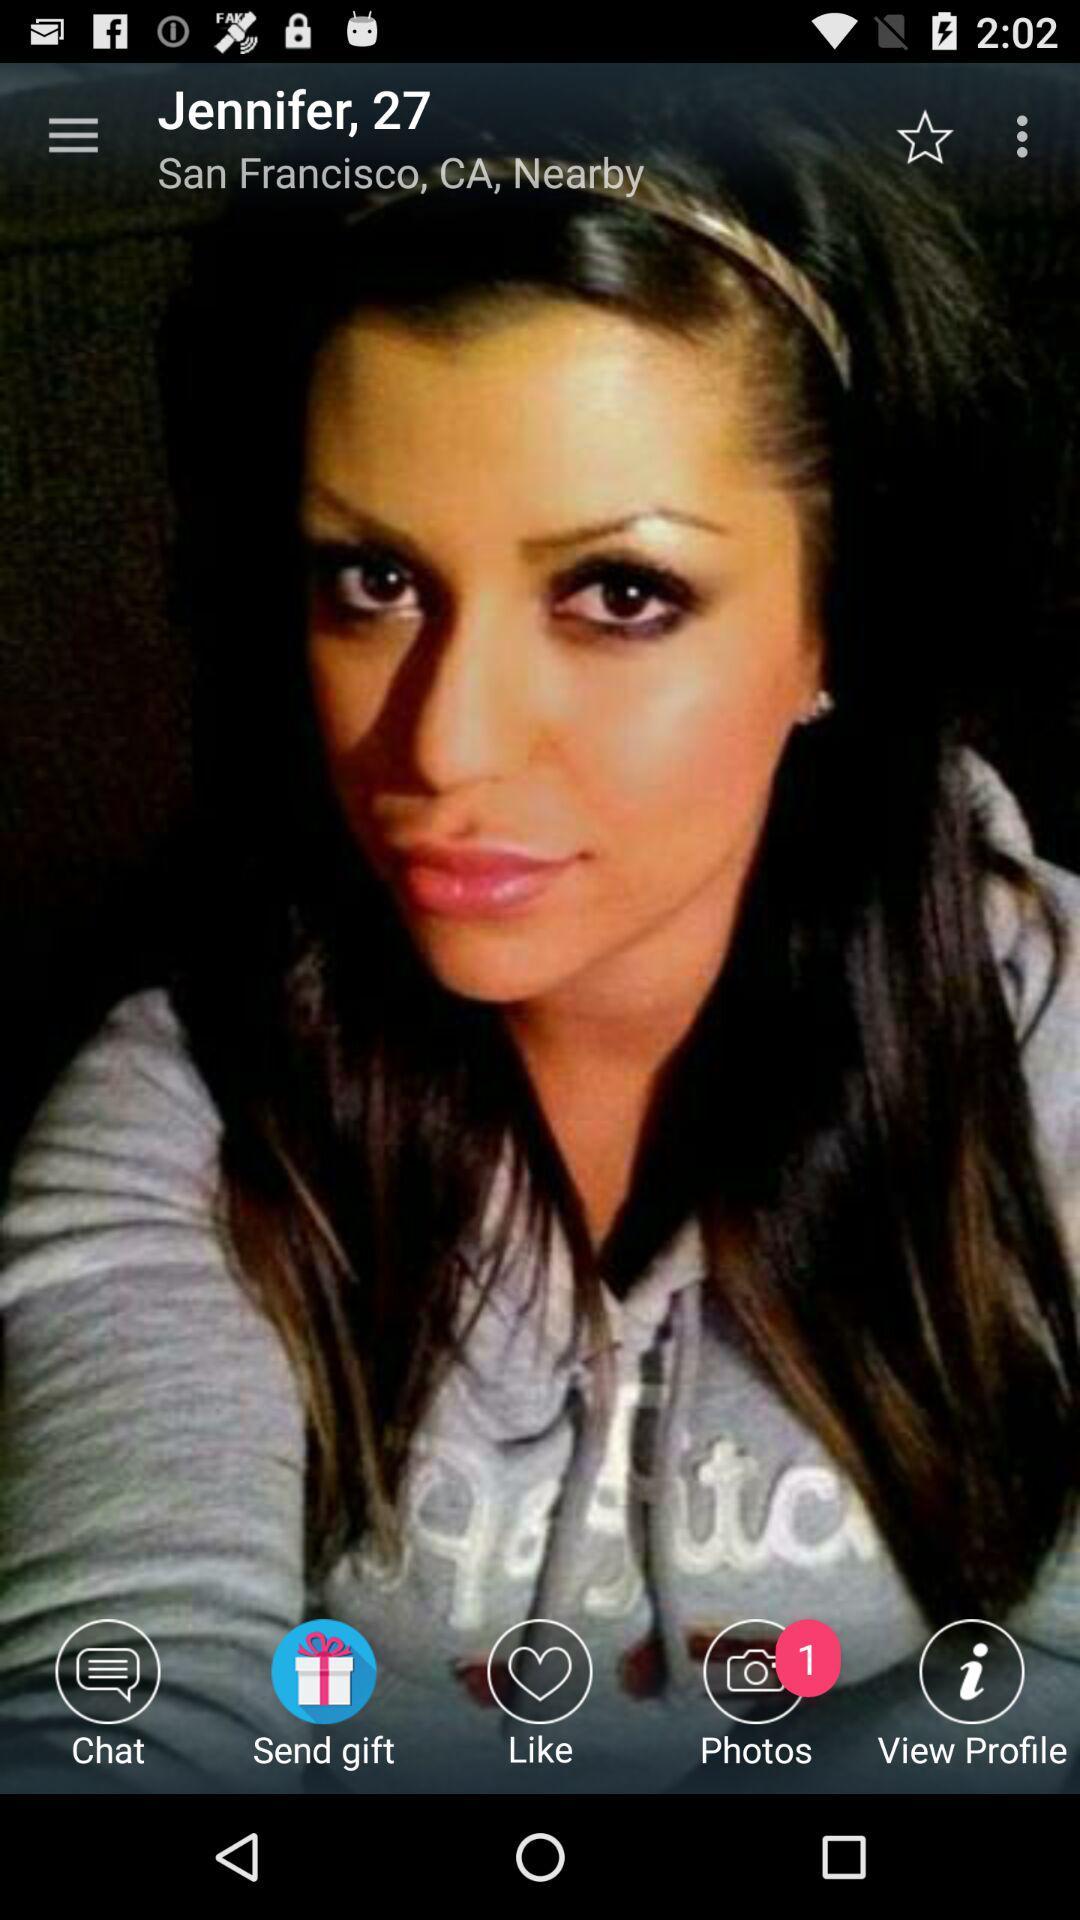 The image size is (1080, 1920). I want to click on the icon next to the photos icon, so click(971, 1705).